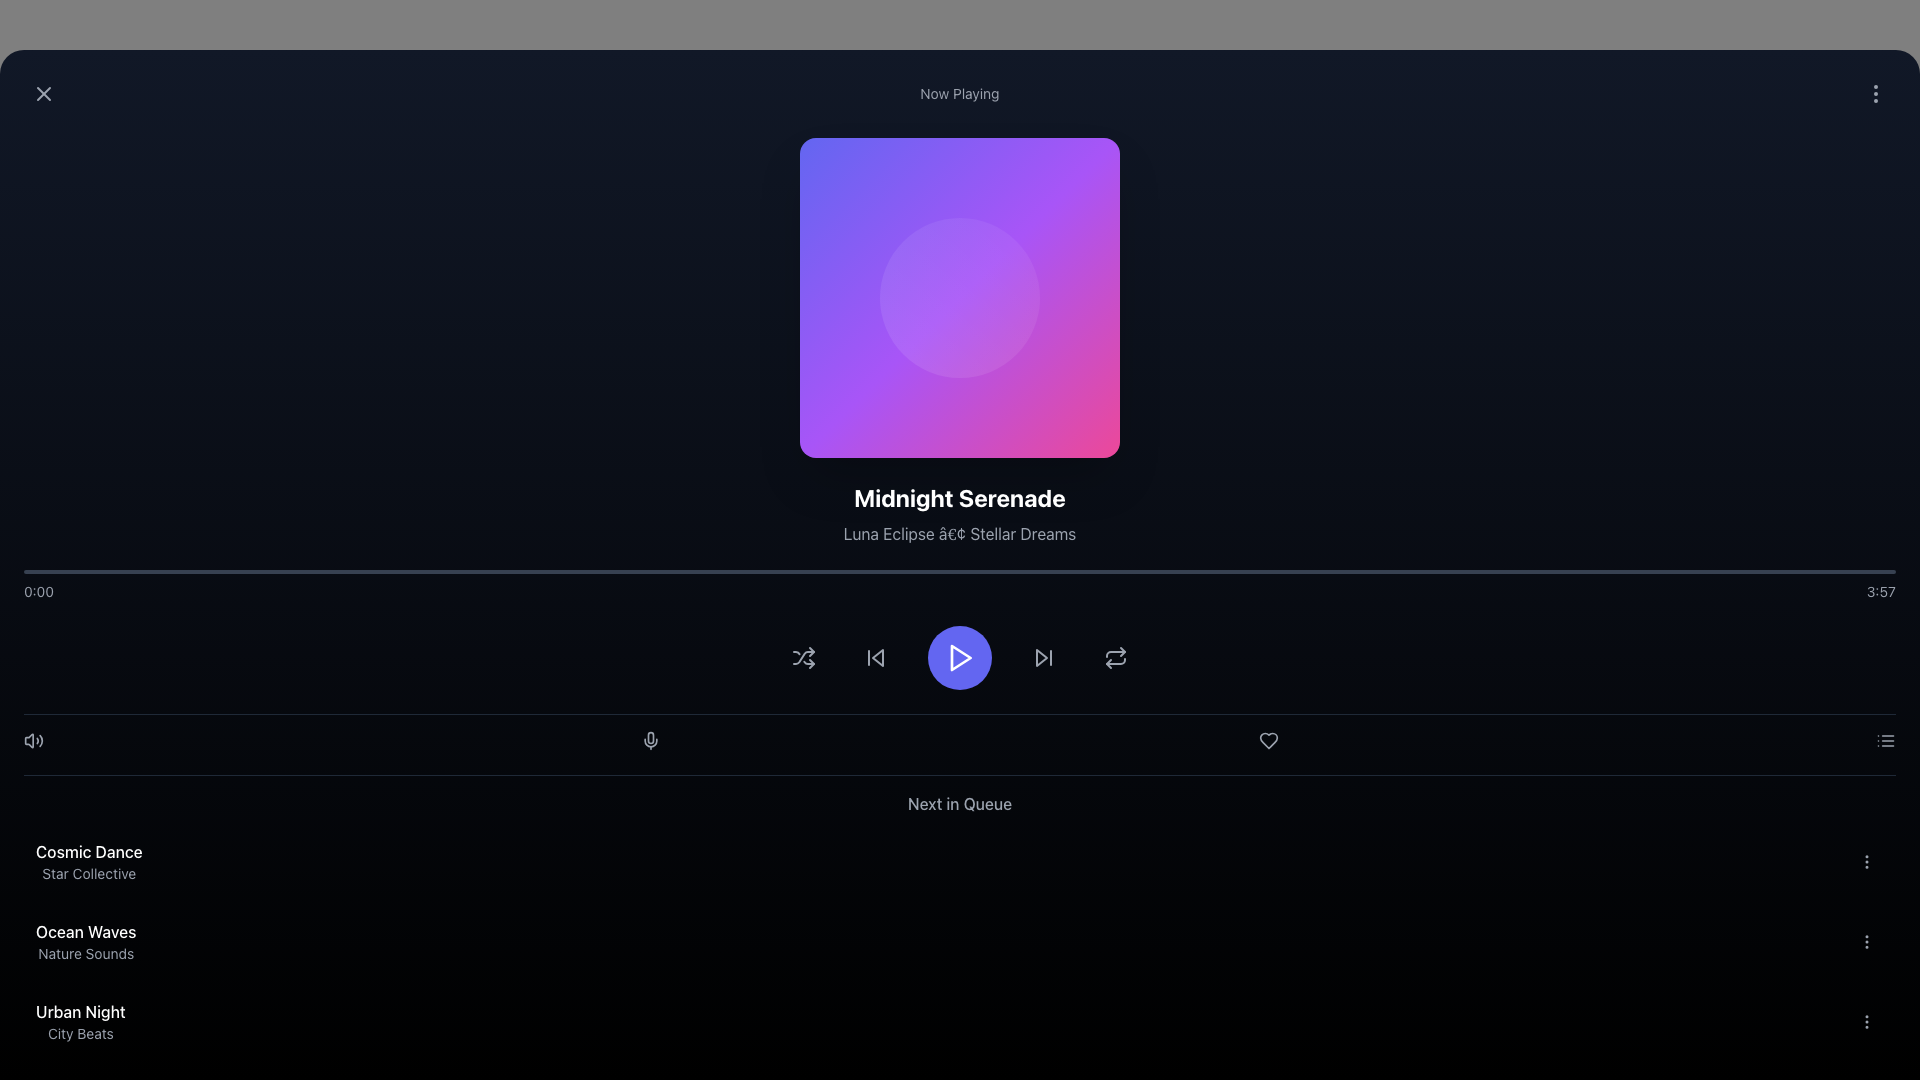 The height and width of the screenshot is (1080, 1920). Describe the element at coordinates (1875, 93) in the screenshot. I see `the button represented by a vertically aligned ellipsis icon with three stacked dots located at the far right end of the top navigation bar for keyboard navigation` at that location.